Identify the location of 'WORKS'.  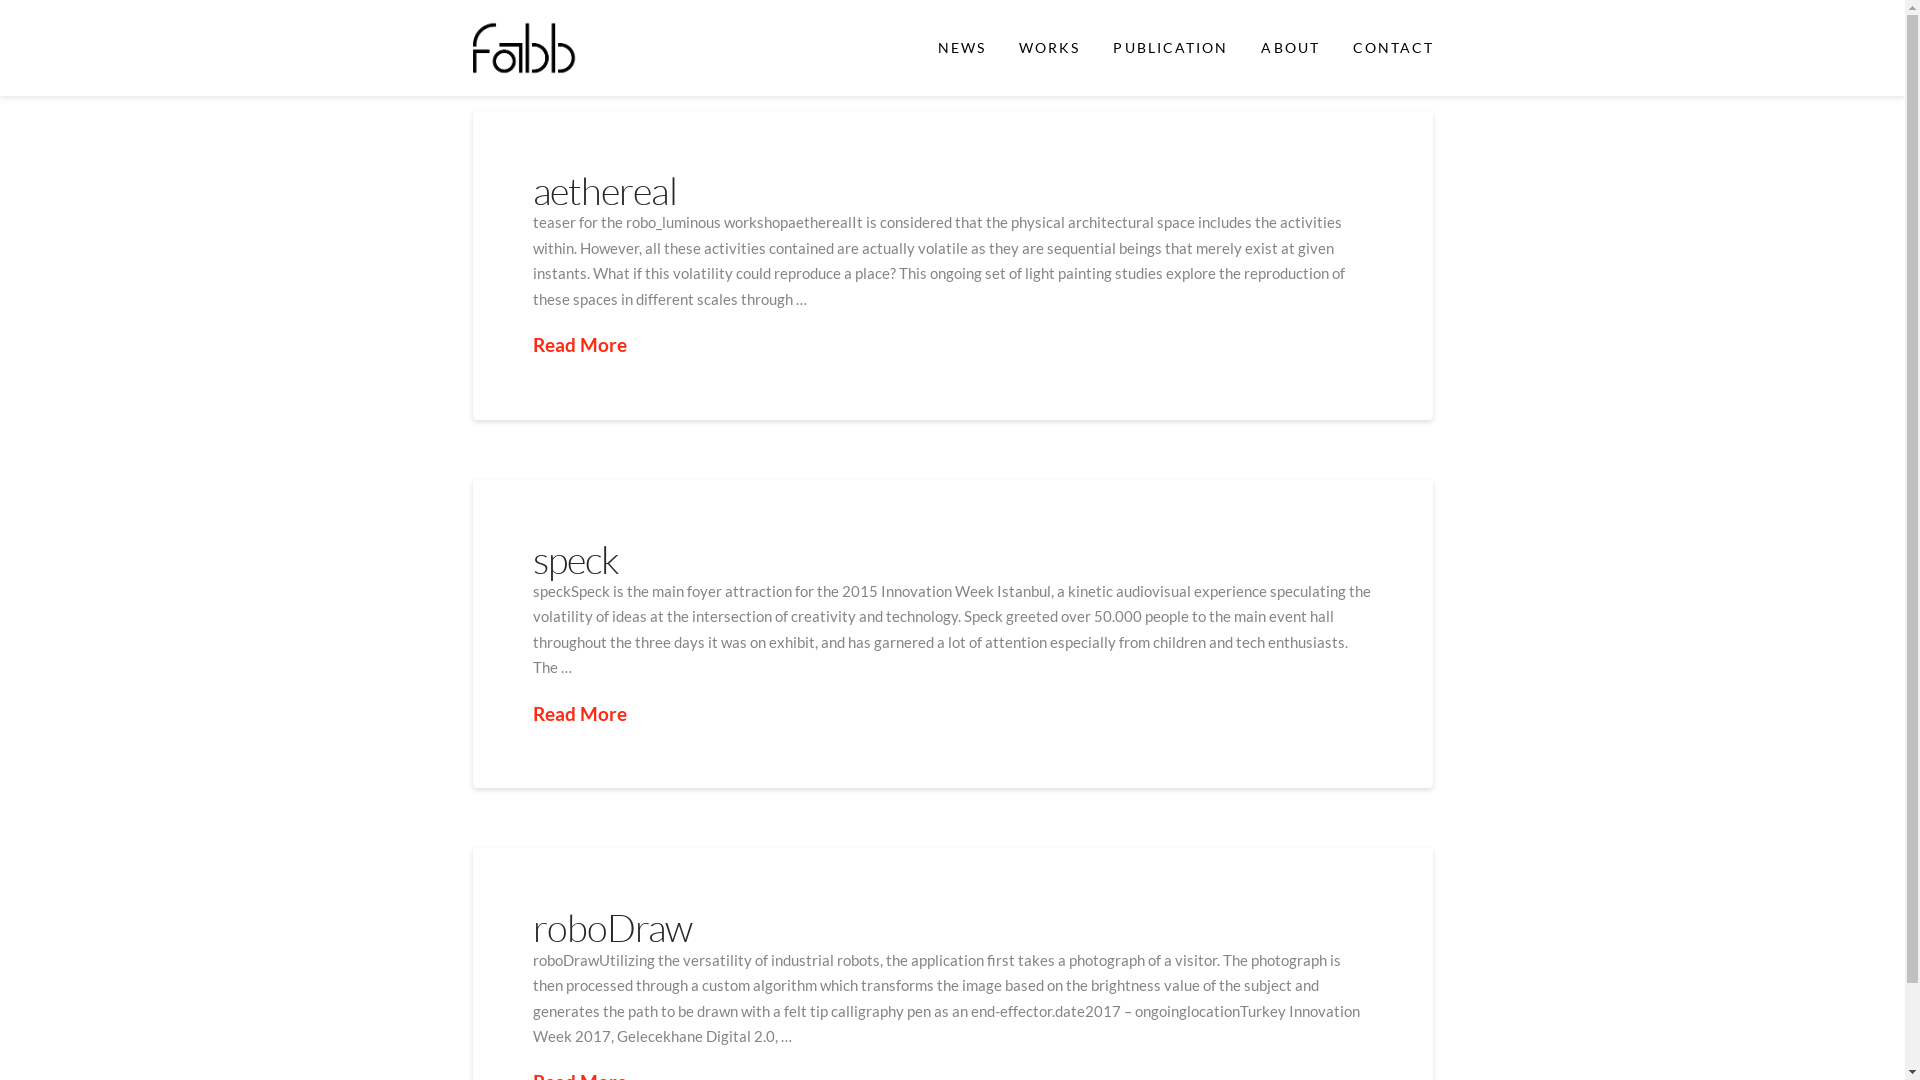
(1048, 46).